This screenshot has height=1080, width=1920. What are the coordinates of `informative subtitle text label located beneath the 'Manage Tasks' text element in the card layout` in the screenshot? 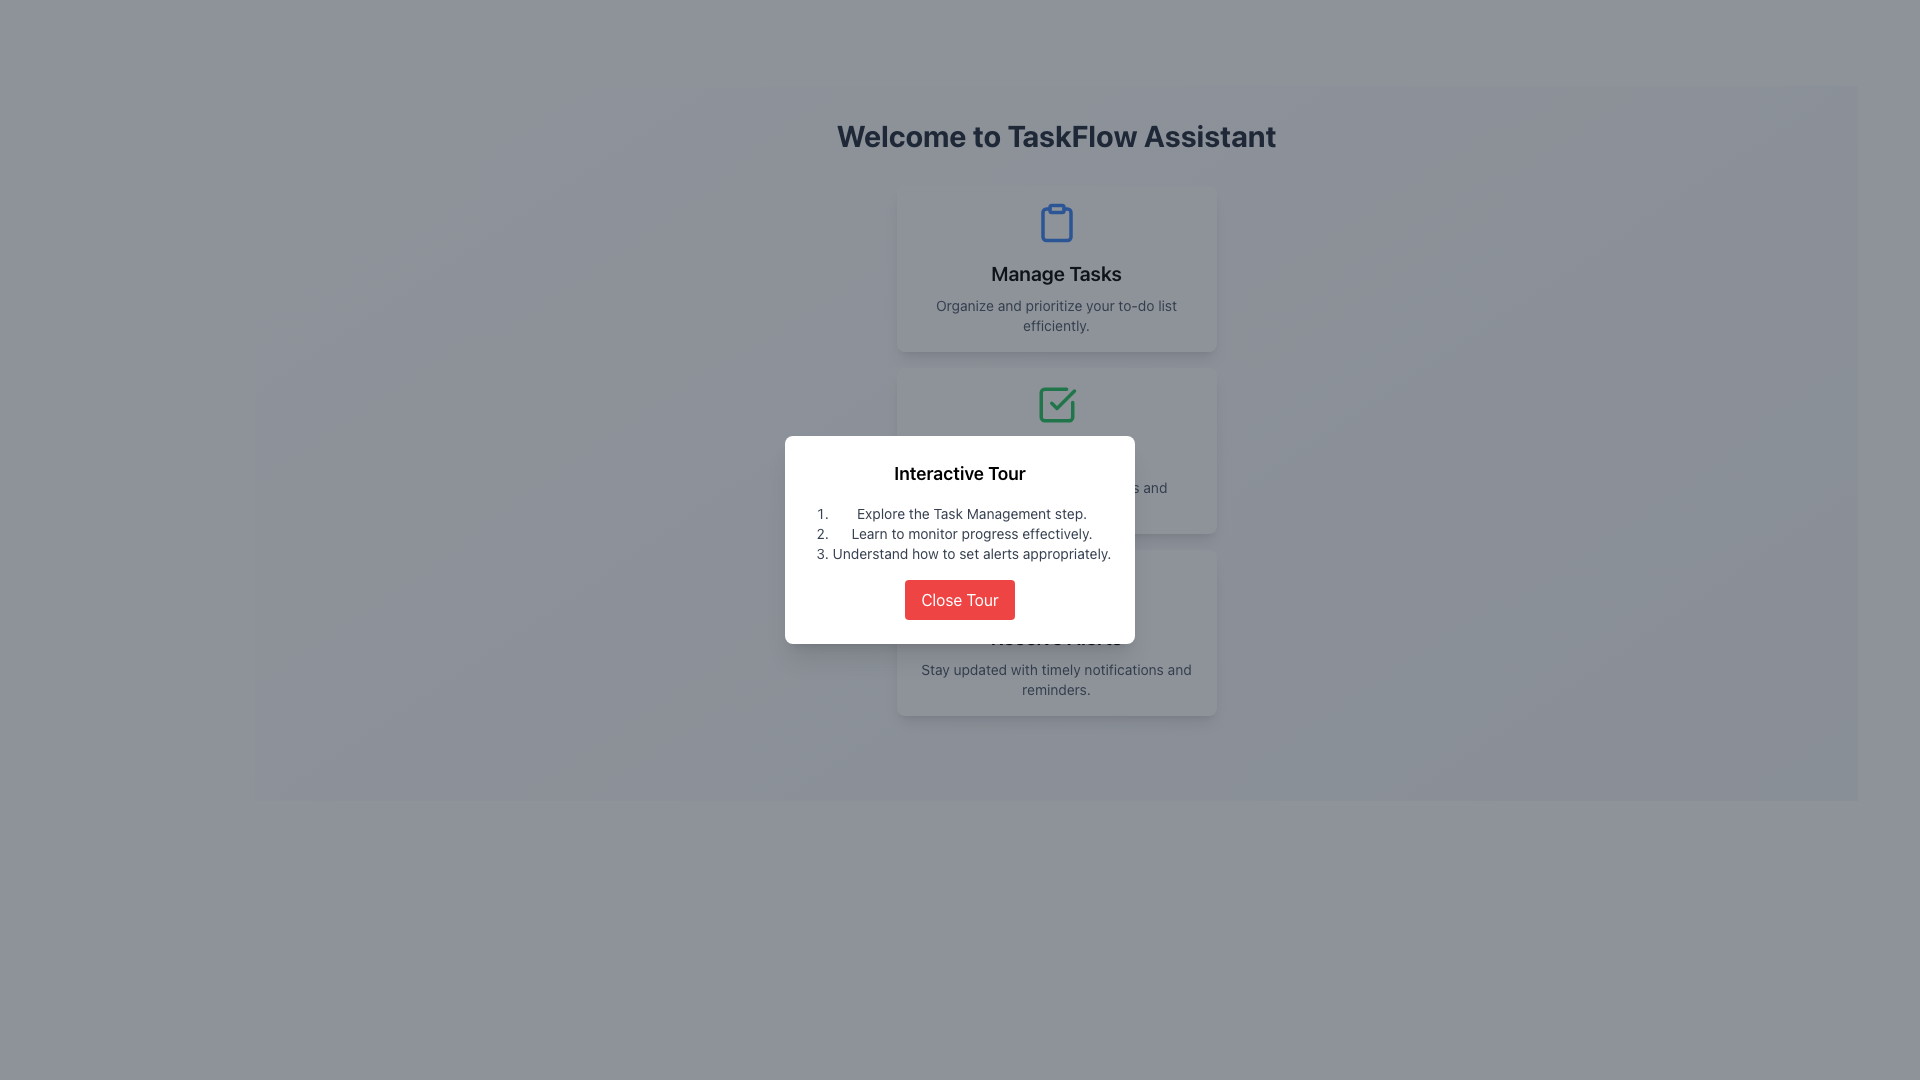 It's located at (1055, 315).